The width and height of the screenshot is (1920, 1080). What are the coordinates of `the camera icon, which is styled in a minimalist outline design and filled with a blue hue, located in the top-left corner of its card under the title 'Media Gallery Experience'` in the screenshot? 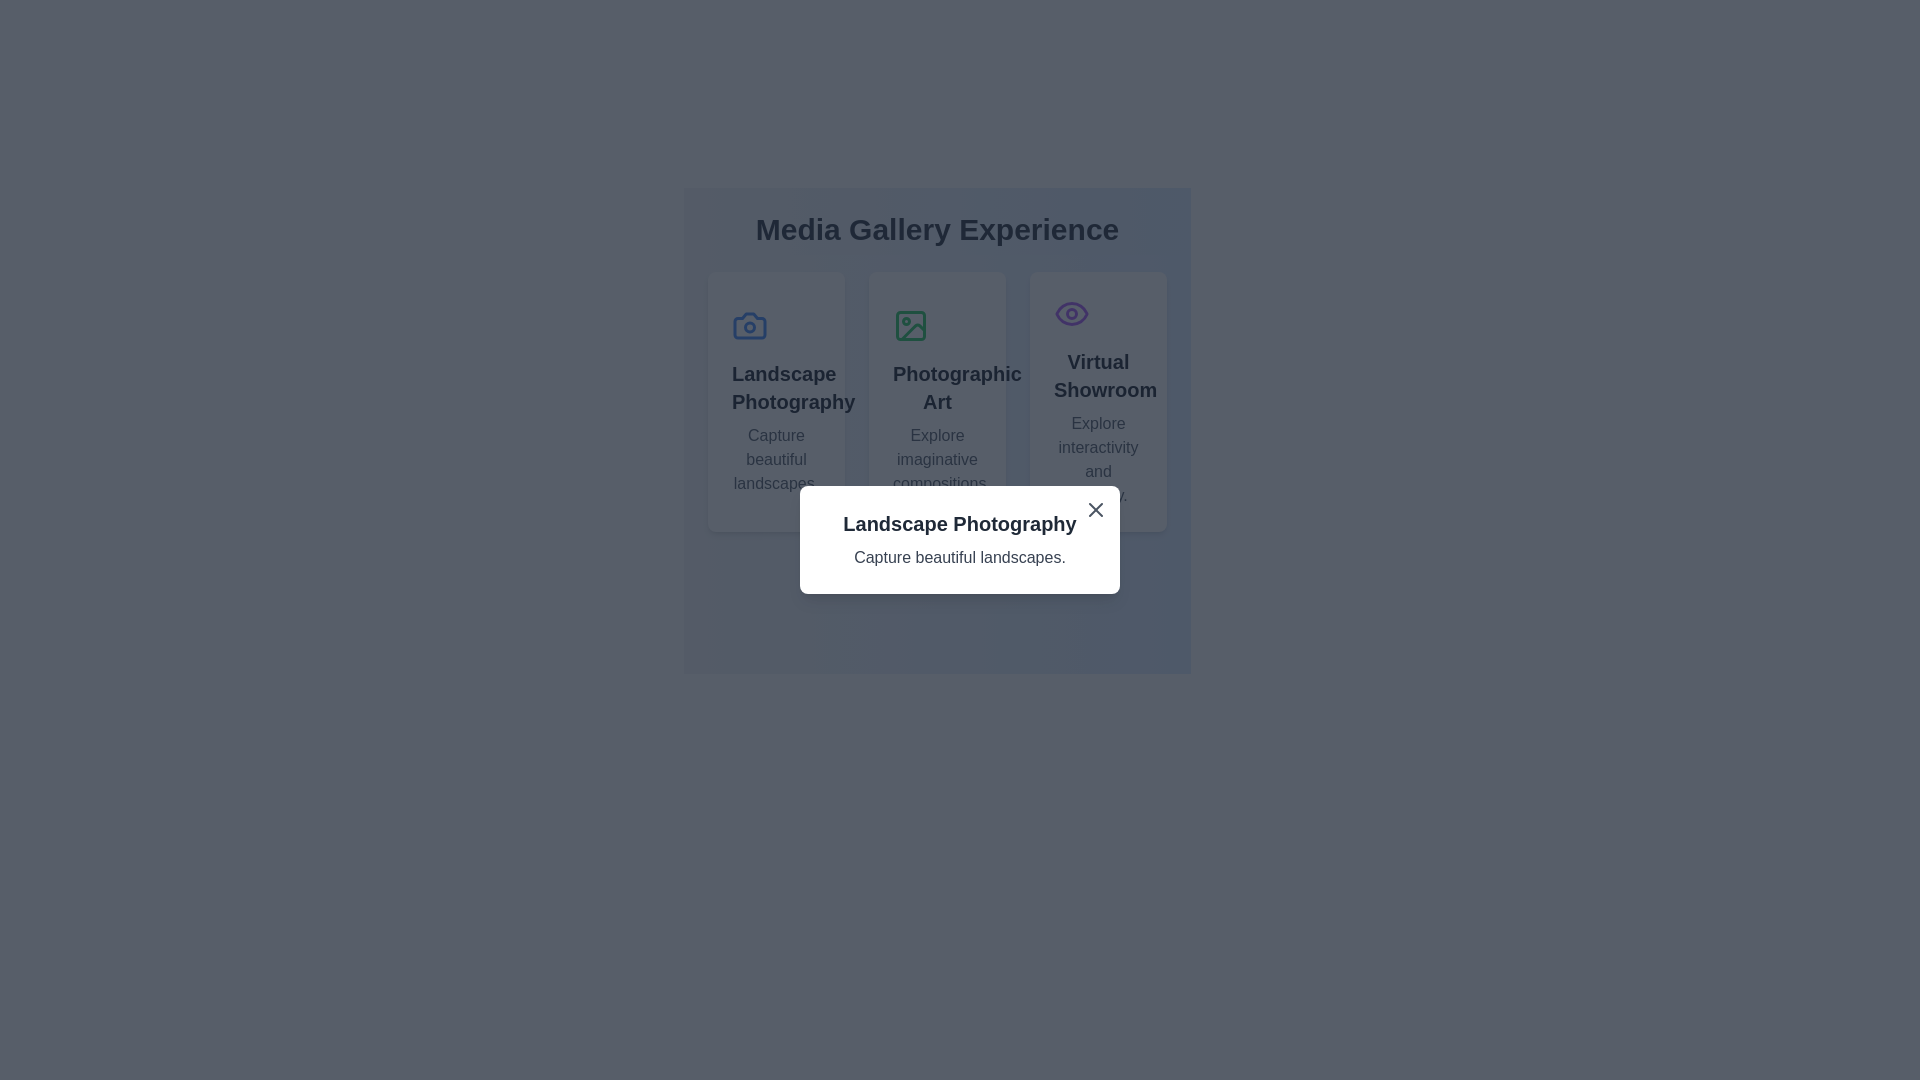 It's located at (748, 325).